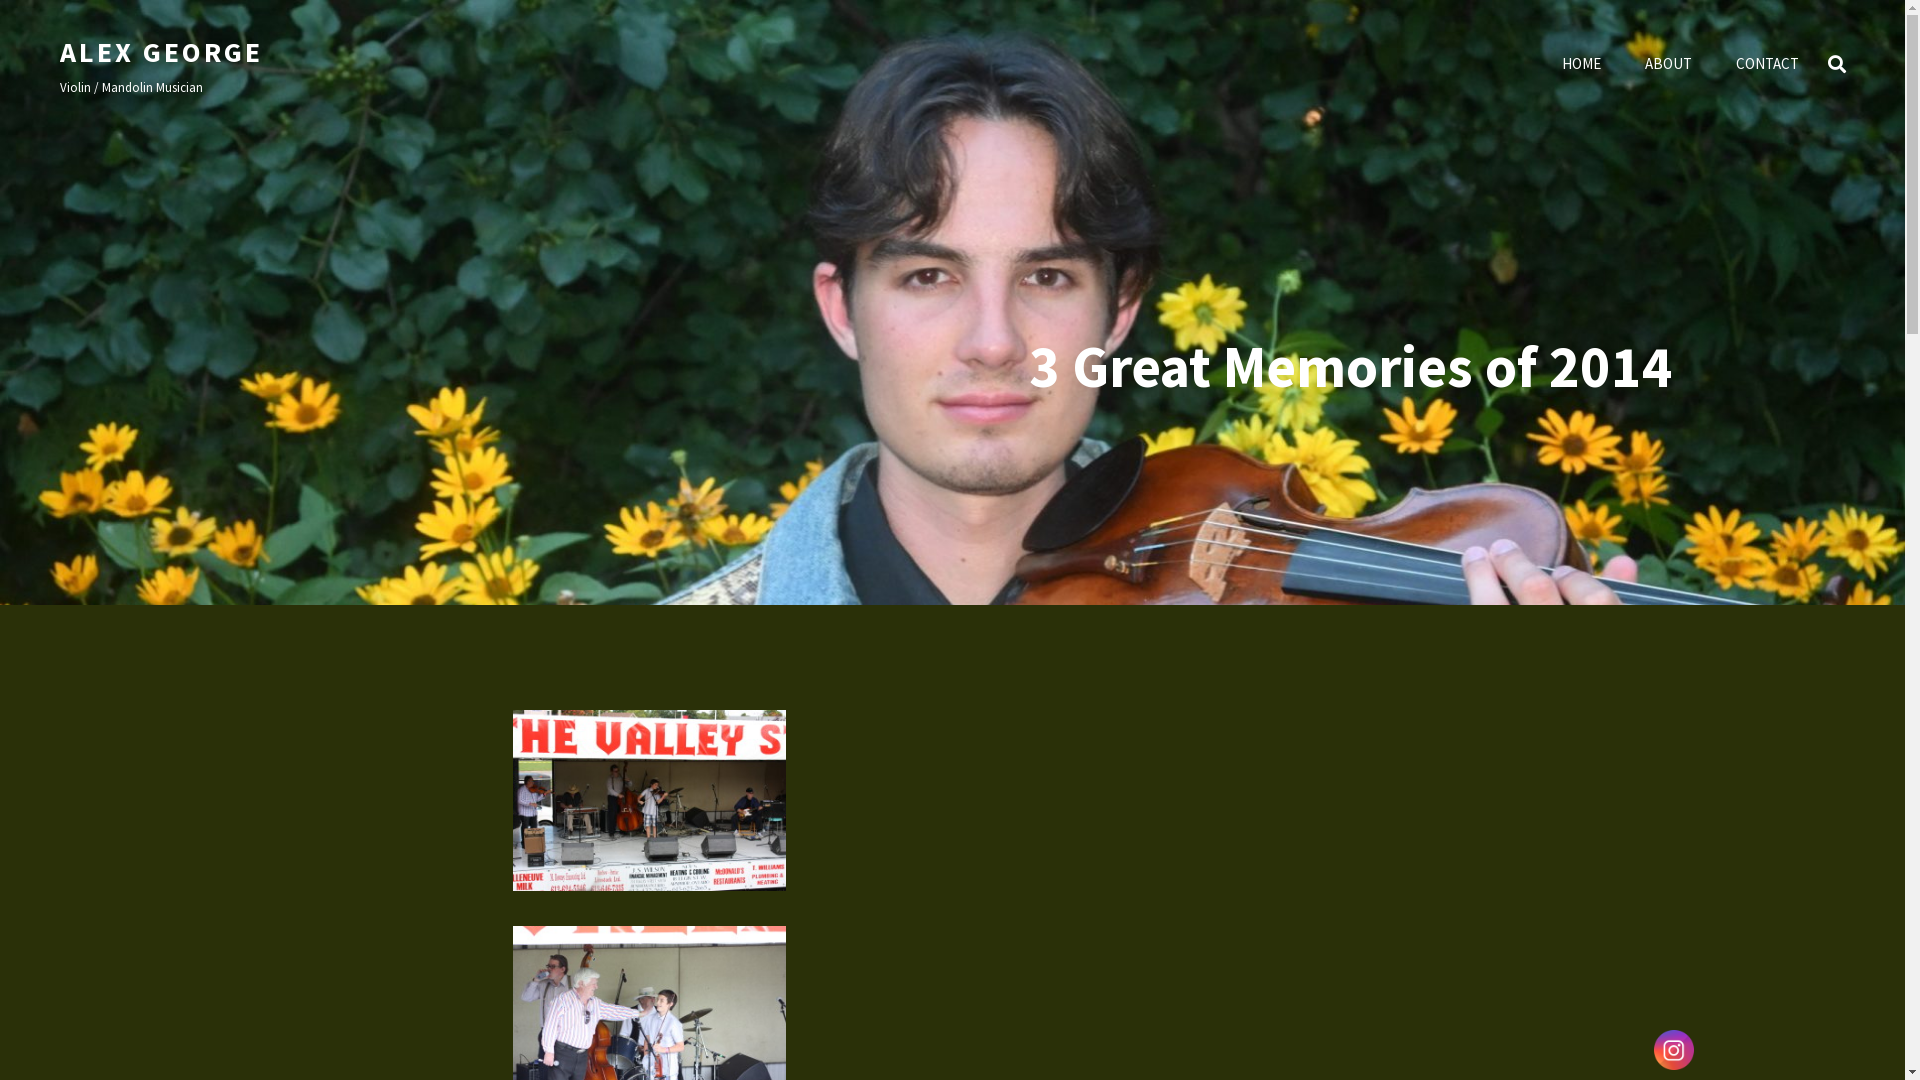 The width and height of the screenshot is (1920, 1080). I want to click on 'Instagram', so click(1674, 1048).